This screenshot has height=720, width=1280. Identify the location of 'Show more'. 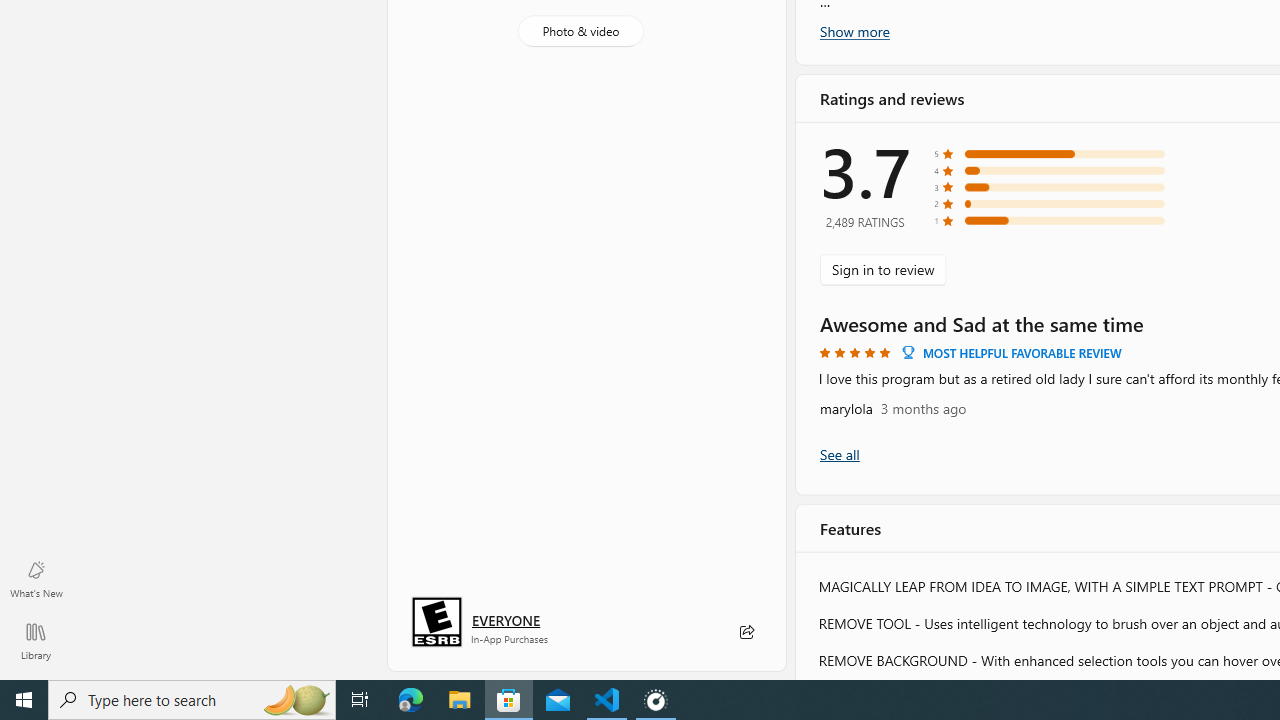
(855, 31).